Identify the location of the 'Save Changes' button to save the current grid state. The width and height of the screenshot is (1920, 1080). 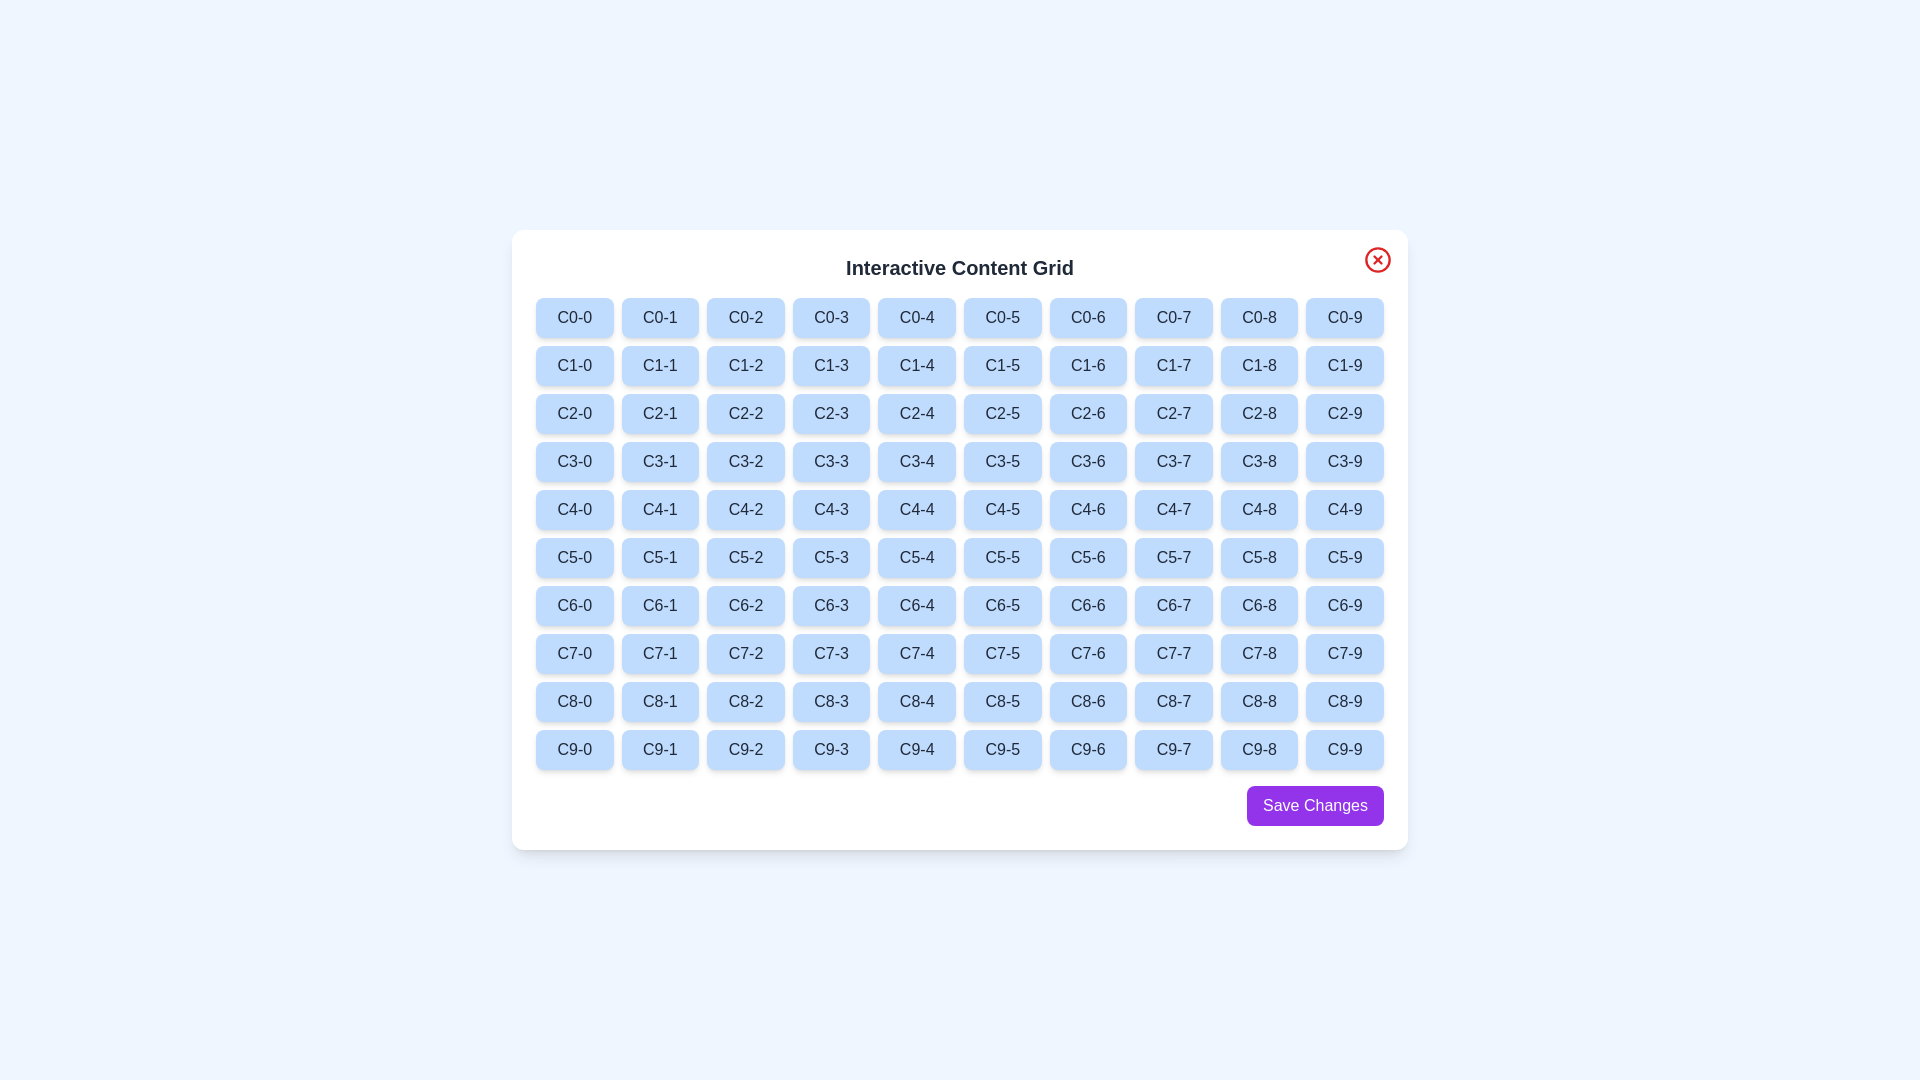
(1315, 805).